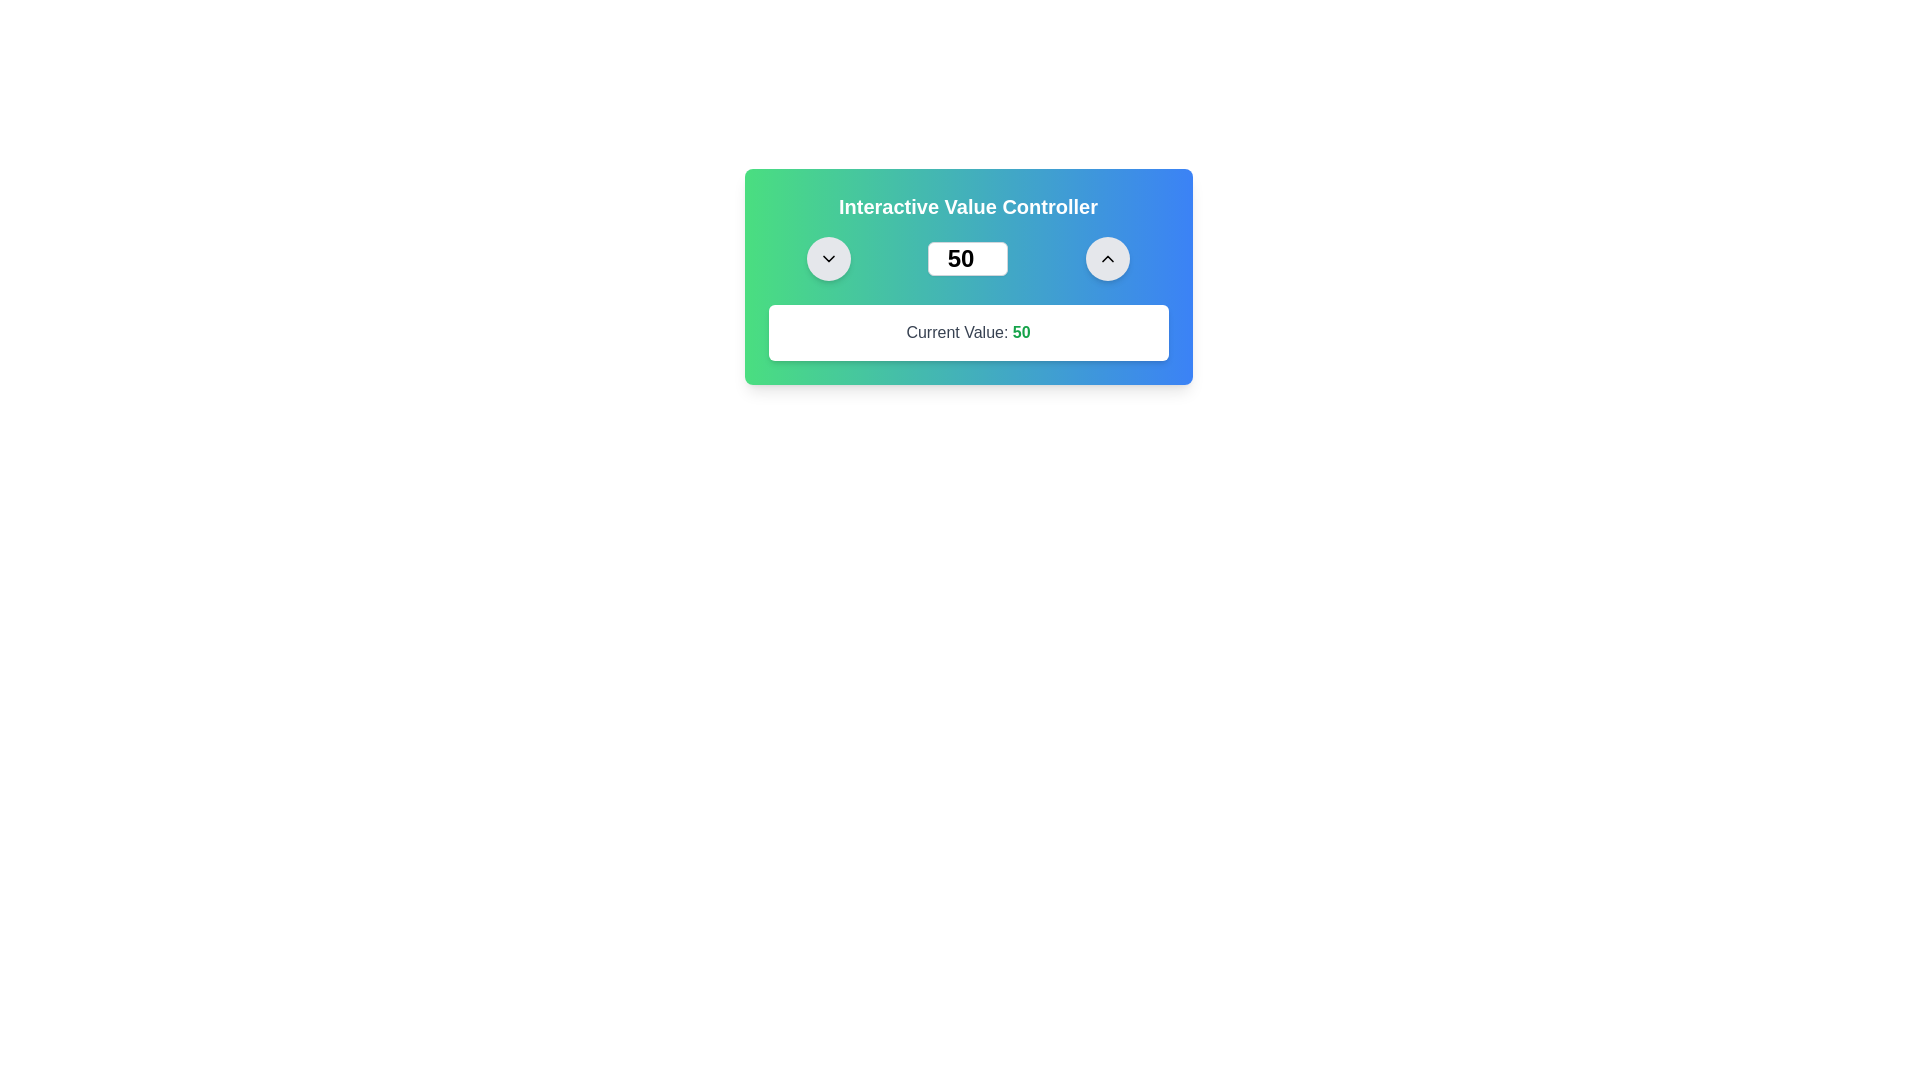 This screenshot has width=1920, height=1080. Describe the element at coordinates (829, 257) in the screenshot. I see `the leftmost button that decreases the value in the associated numerical input field showing '50'` at that location.